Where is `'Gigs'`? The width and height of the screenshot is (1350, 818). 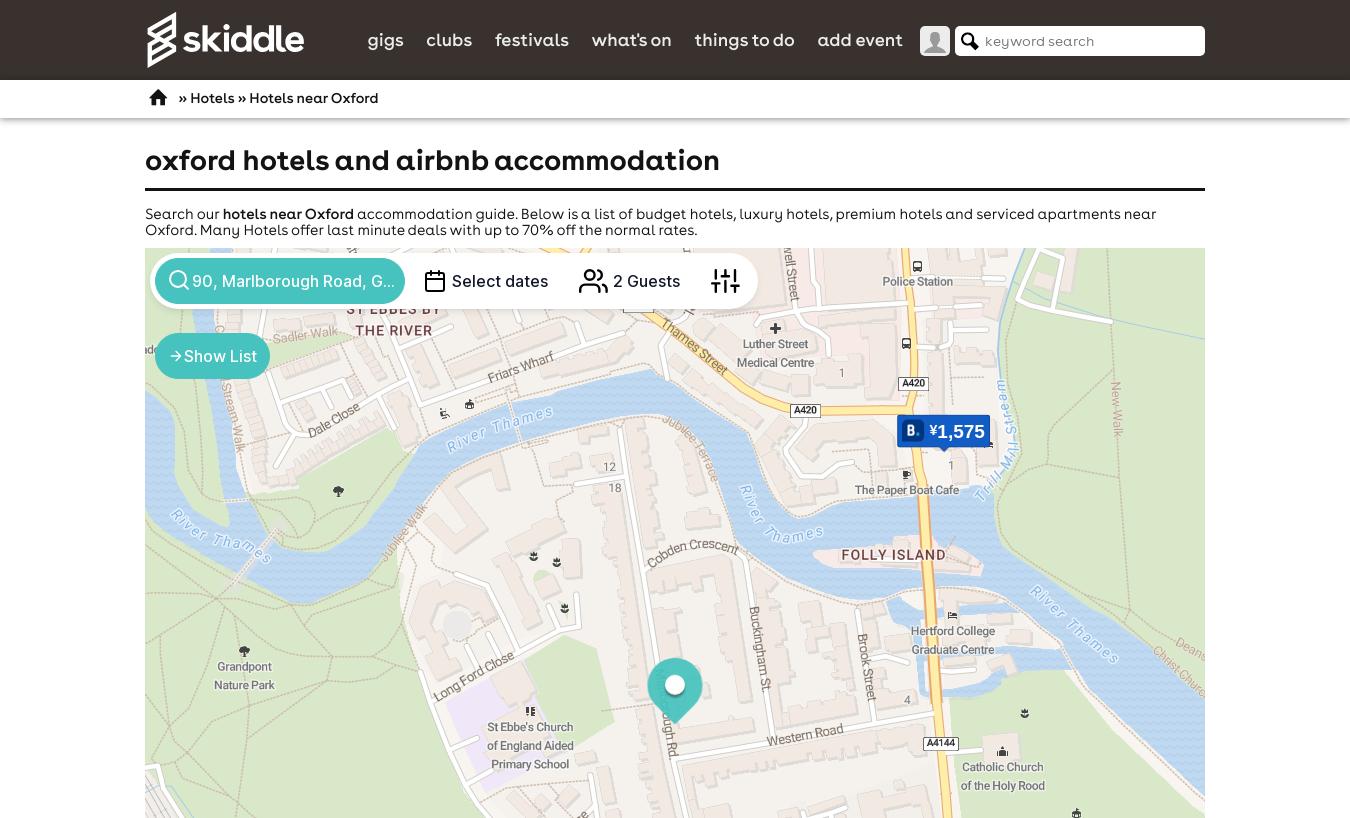 'Gigs' is located at coordinates (385, 37).